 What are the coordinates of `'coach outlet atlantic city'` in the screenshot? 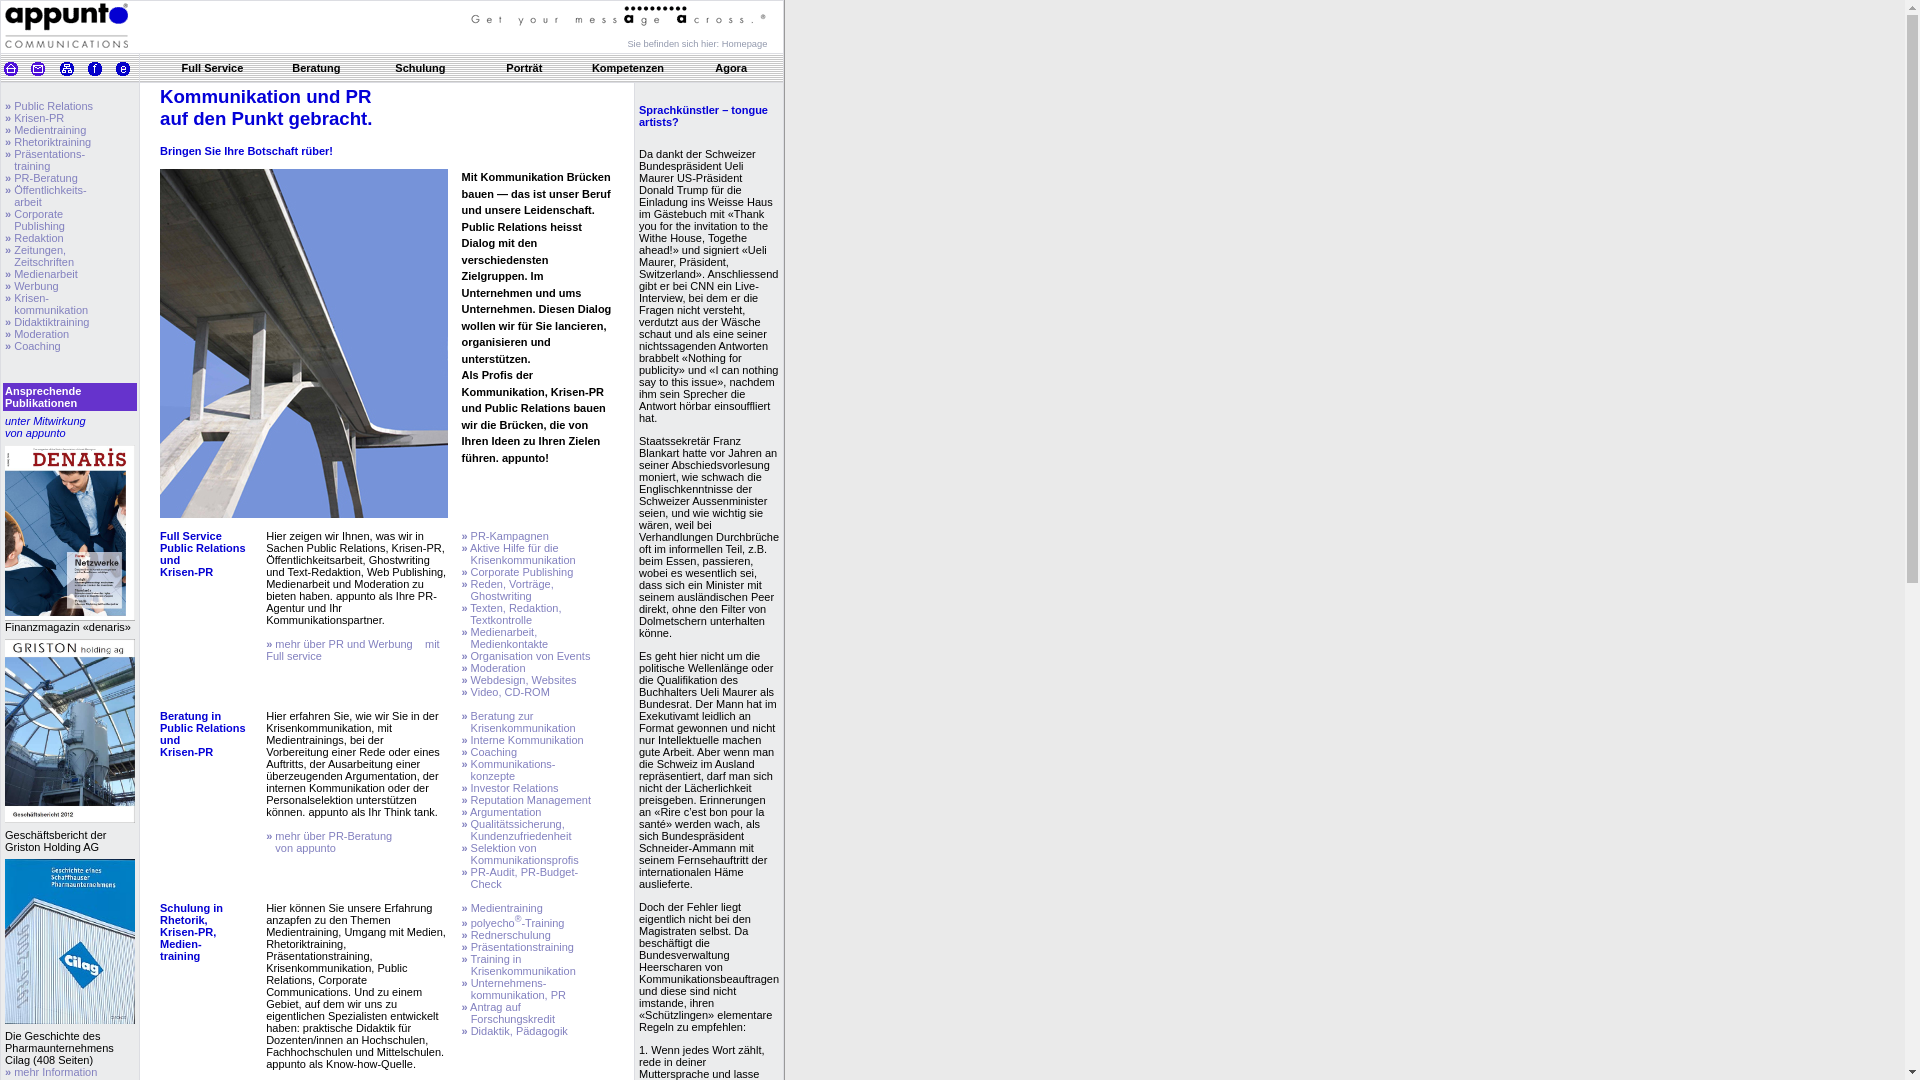 It's located at (424, 87).